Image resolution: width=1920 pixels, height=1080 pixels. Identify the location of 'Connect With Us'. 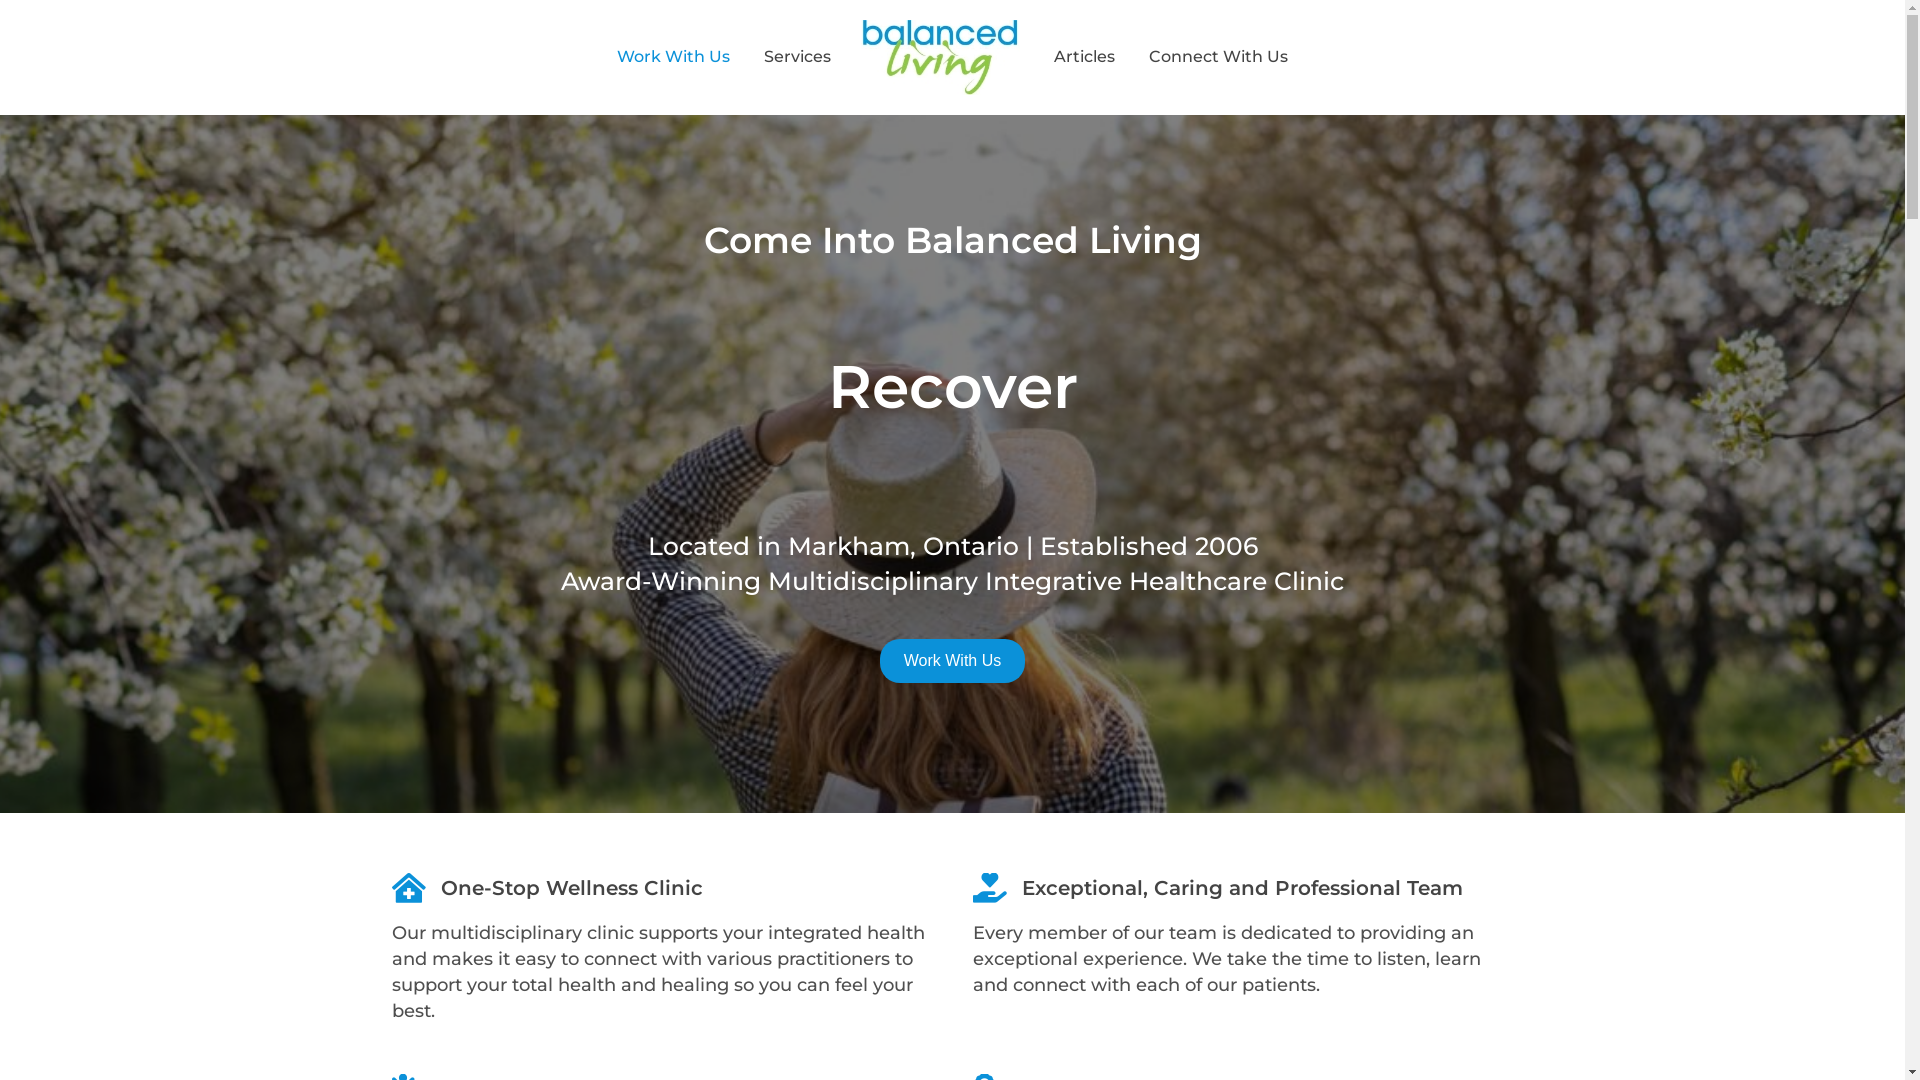
(1217, 56).